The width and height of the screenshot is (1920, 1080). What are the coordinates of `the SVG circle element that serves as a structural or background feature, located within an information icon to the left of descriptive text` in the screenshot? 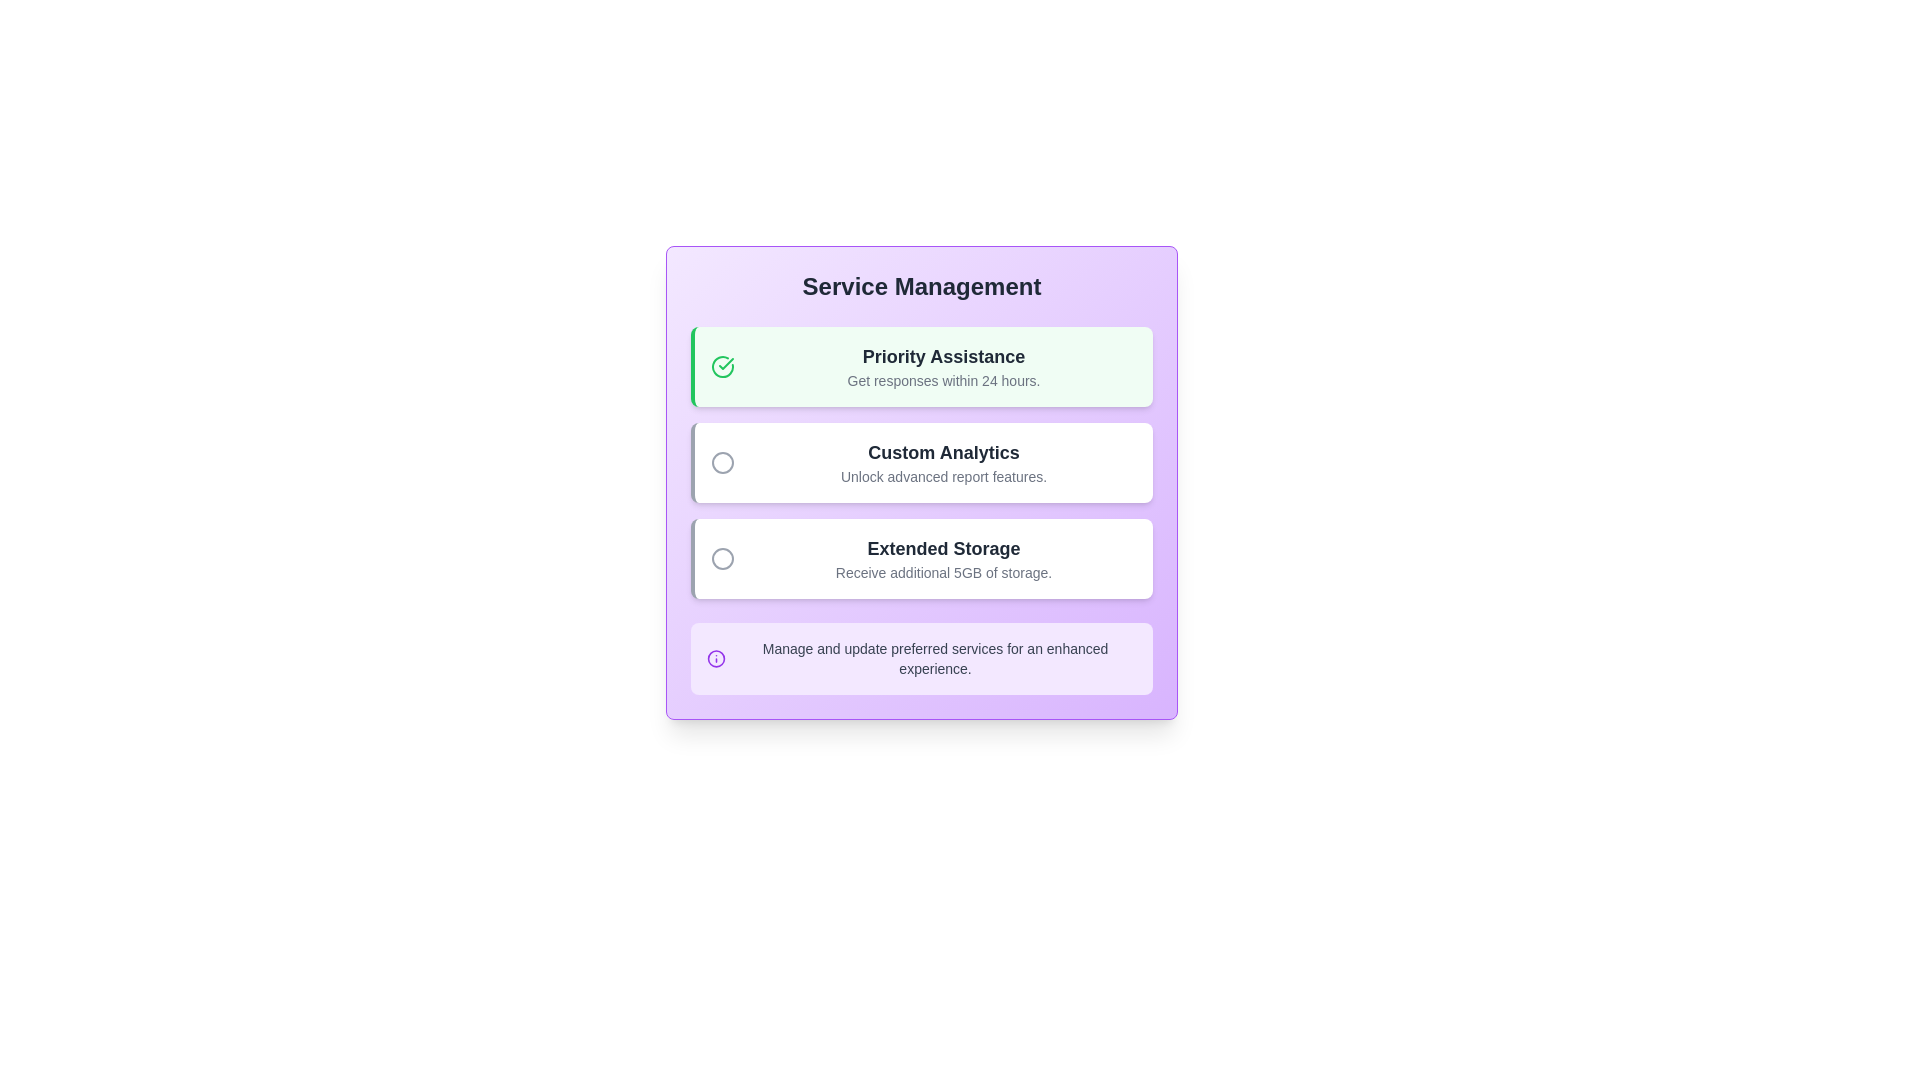 It's located at (716, 659).